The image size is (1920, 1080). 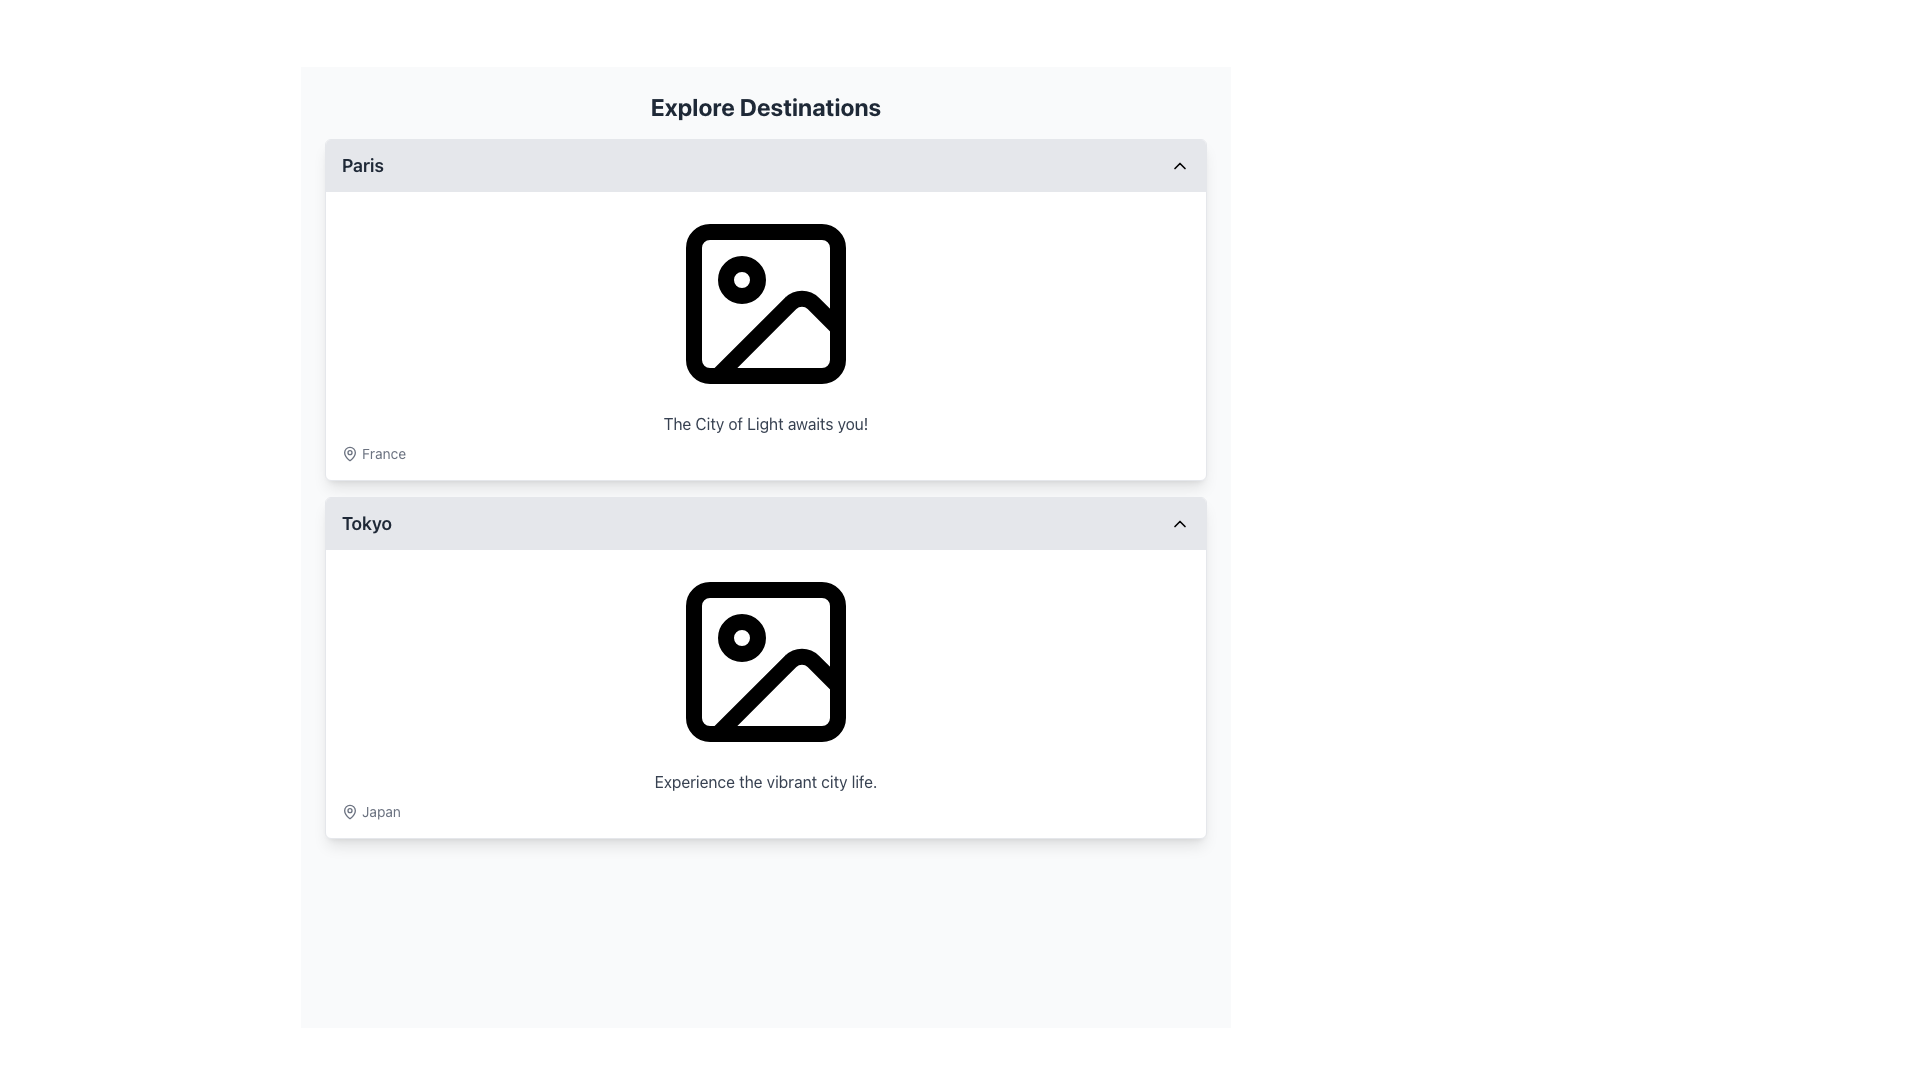 I want to click on the toggle icon located in the top-right corner of the 'Tokyo' section, so click(x=1180, y=523).